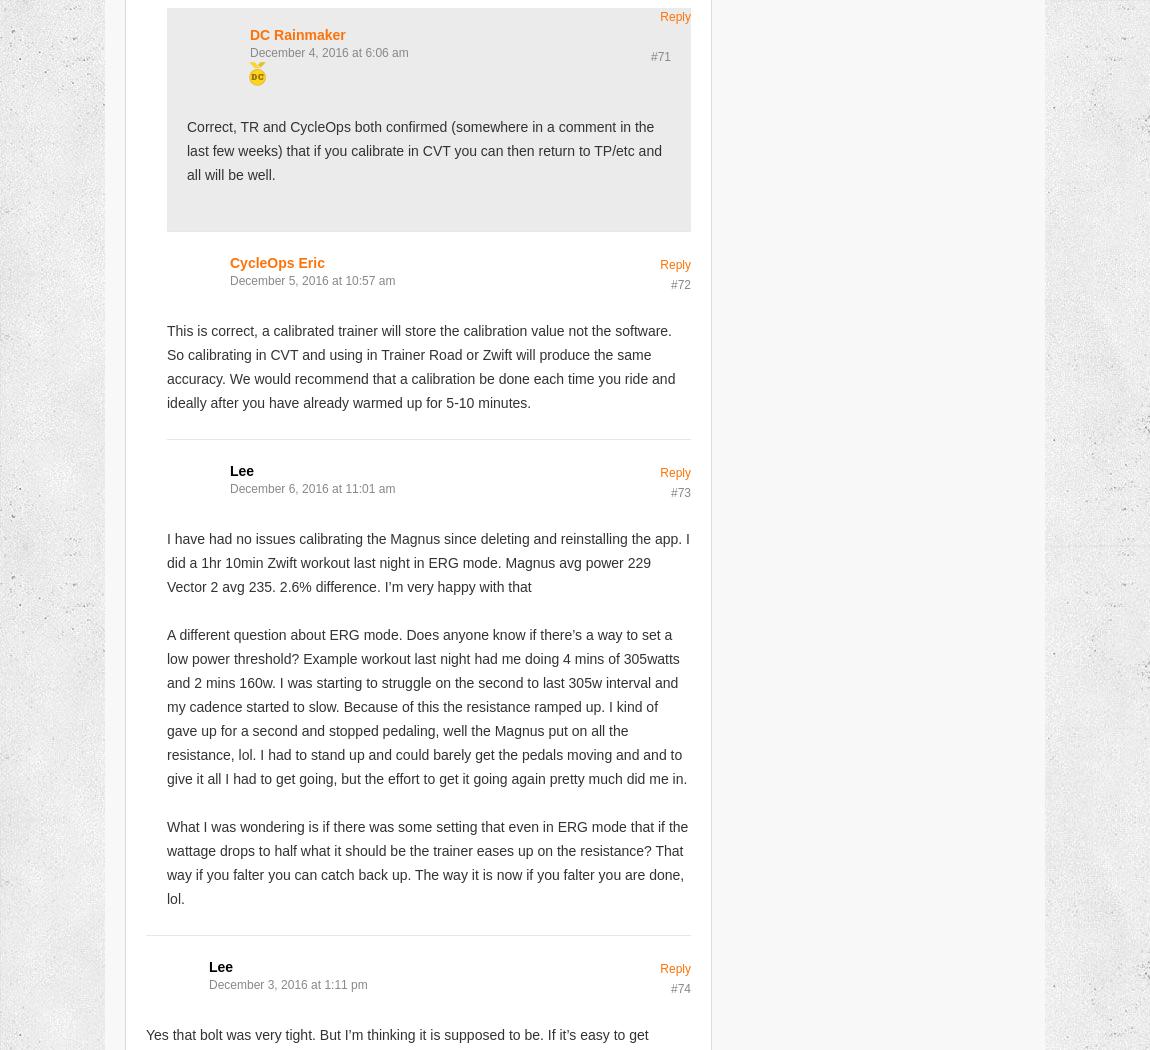 The image size is (1150, 1050). I want to click on 'A different question about ERG mode. Does anyone know if there’s a way to set a low power threshold? Example workout last night had me doing 4 mins of 305watts and 2 mins 160w. I was starting to struggle on the second to last 305w interval and my cadence started to slow. Because of this the resistance ramped up. I kind of gave up for a second and stopped pedaling, well the Magnus put on all the resistance, lol. I had to stand up and could barely get the pedals moving and and to give it all I had to get going, but the effort to get it going again pretty  much did me in.', so click(165, 706).